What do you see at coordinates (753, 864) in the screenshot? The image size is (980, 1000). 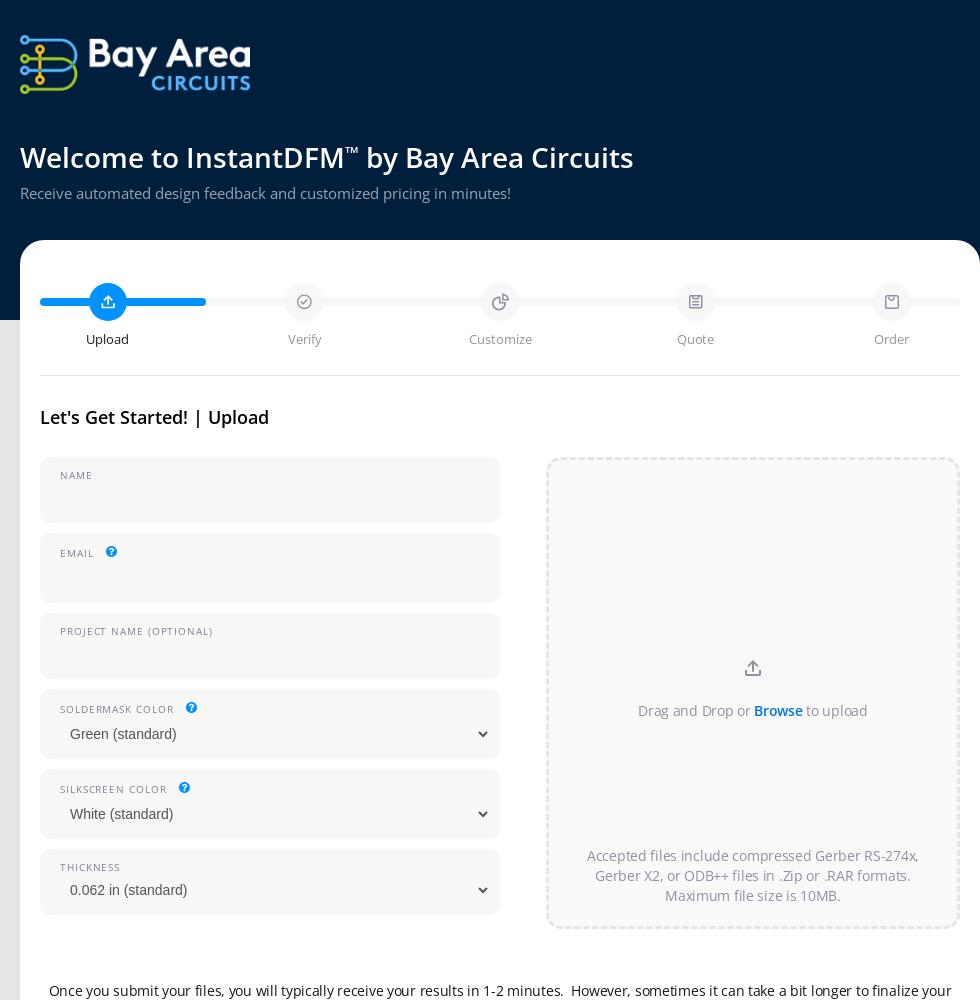 I see `'Accepted files include compressed Gerber RS-274x, Gerber X2, or ODB++ files in .Zip or .RAR formats.'` at bounding box center [753, 864].